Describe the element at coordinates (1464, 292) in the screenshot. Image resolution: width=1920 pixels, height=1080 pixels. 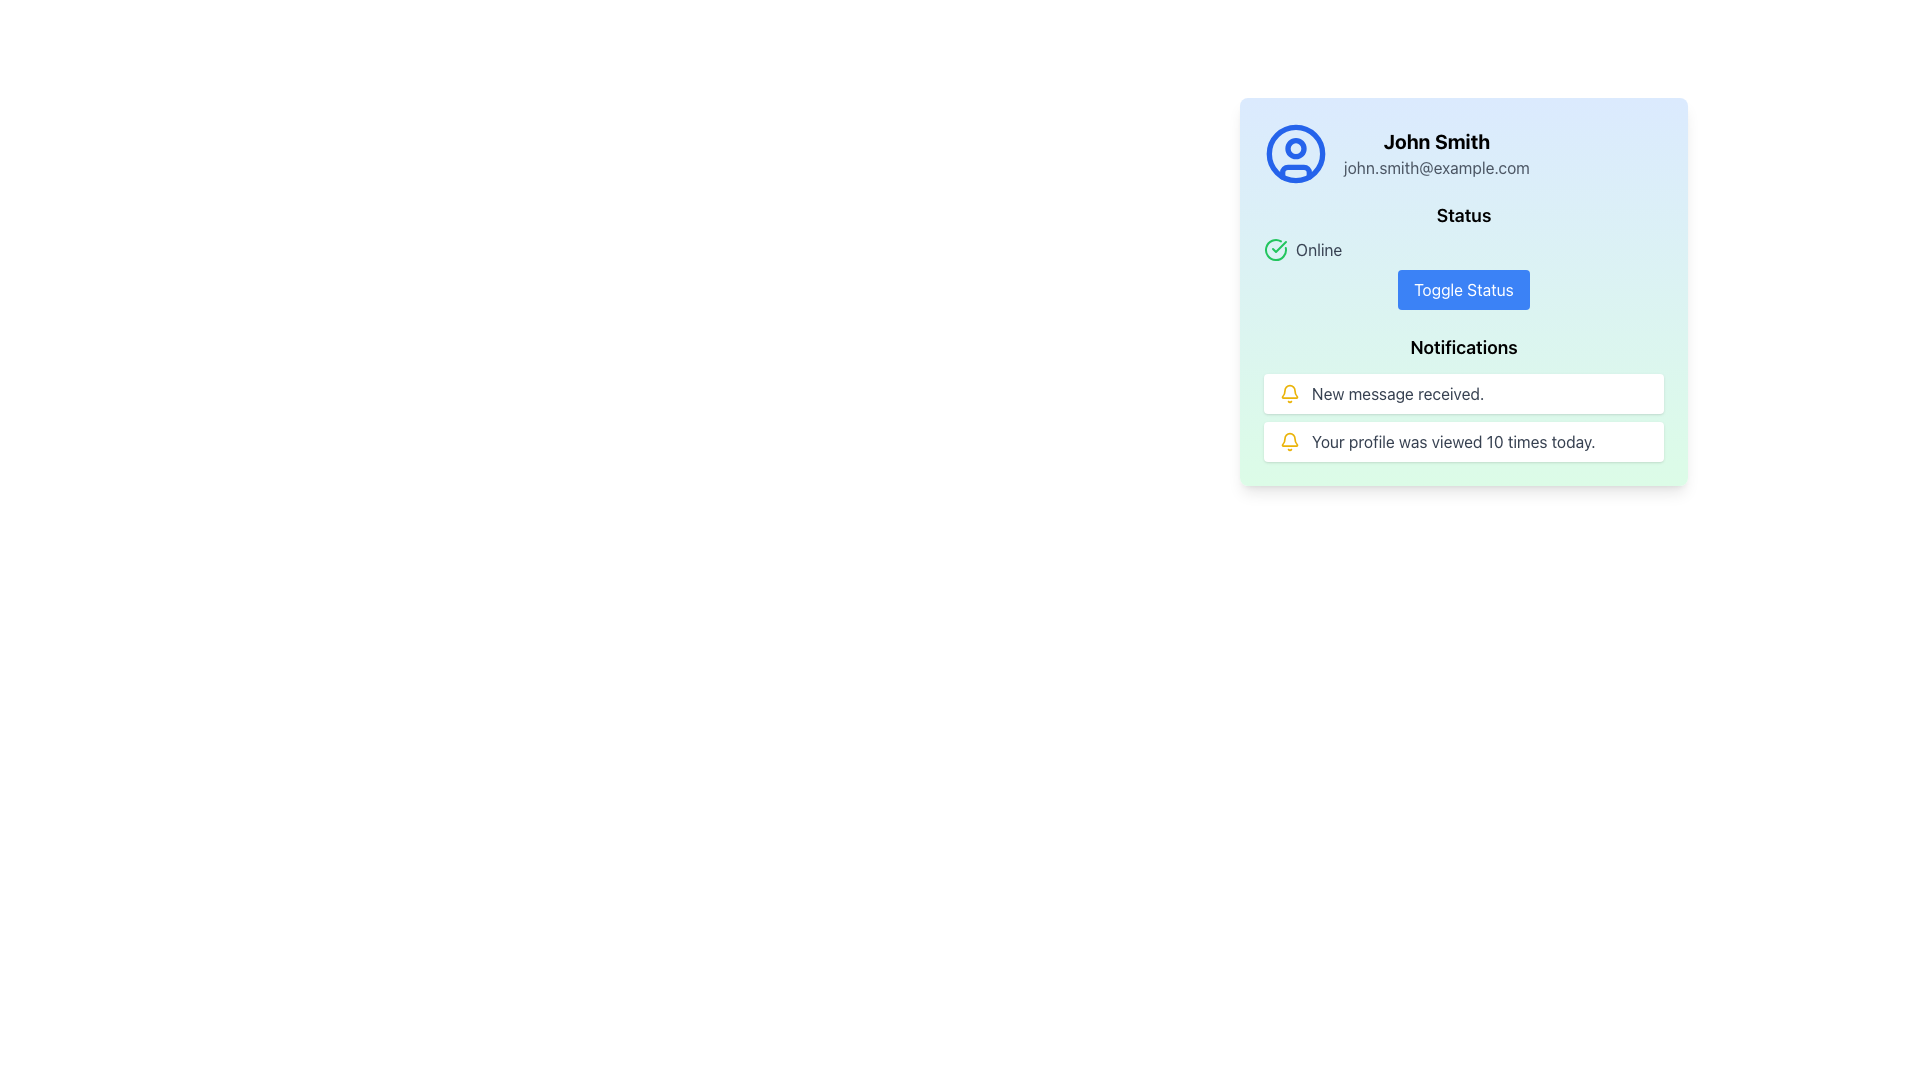
I see `the toggle button located in the middle of the card component, below the 'Status' heading and above the 'Notifications' heading` at that location.